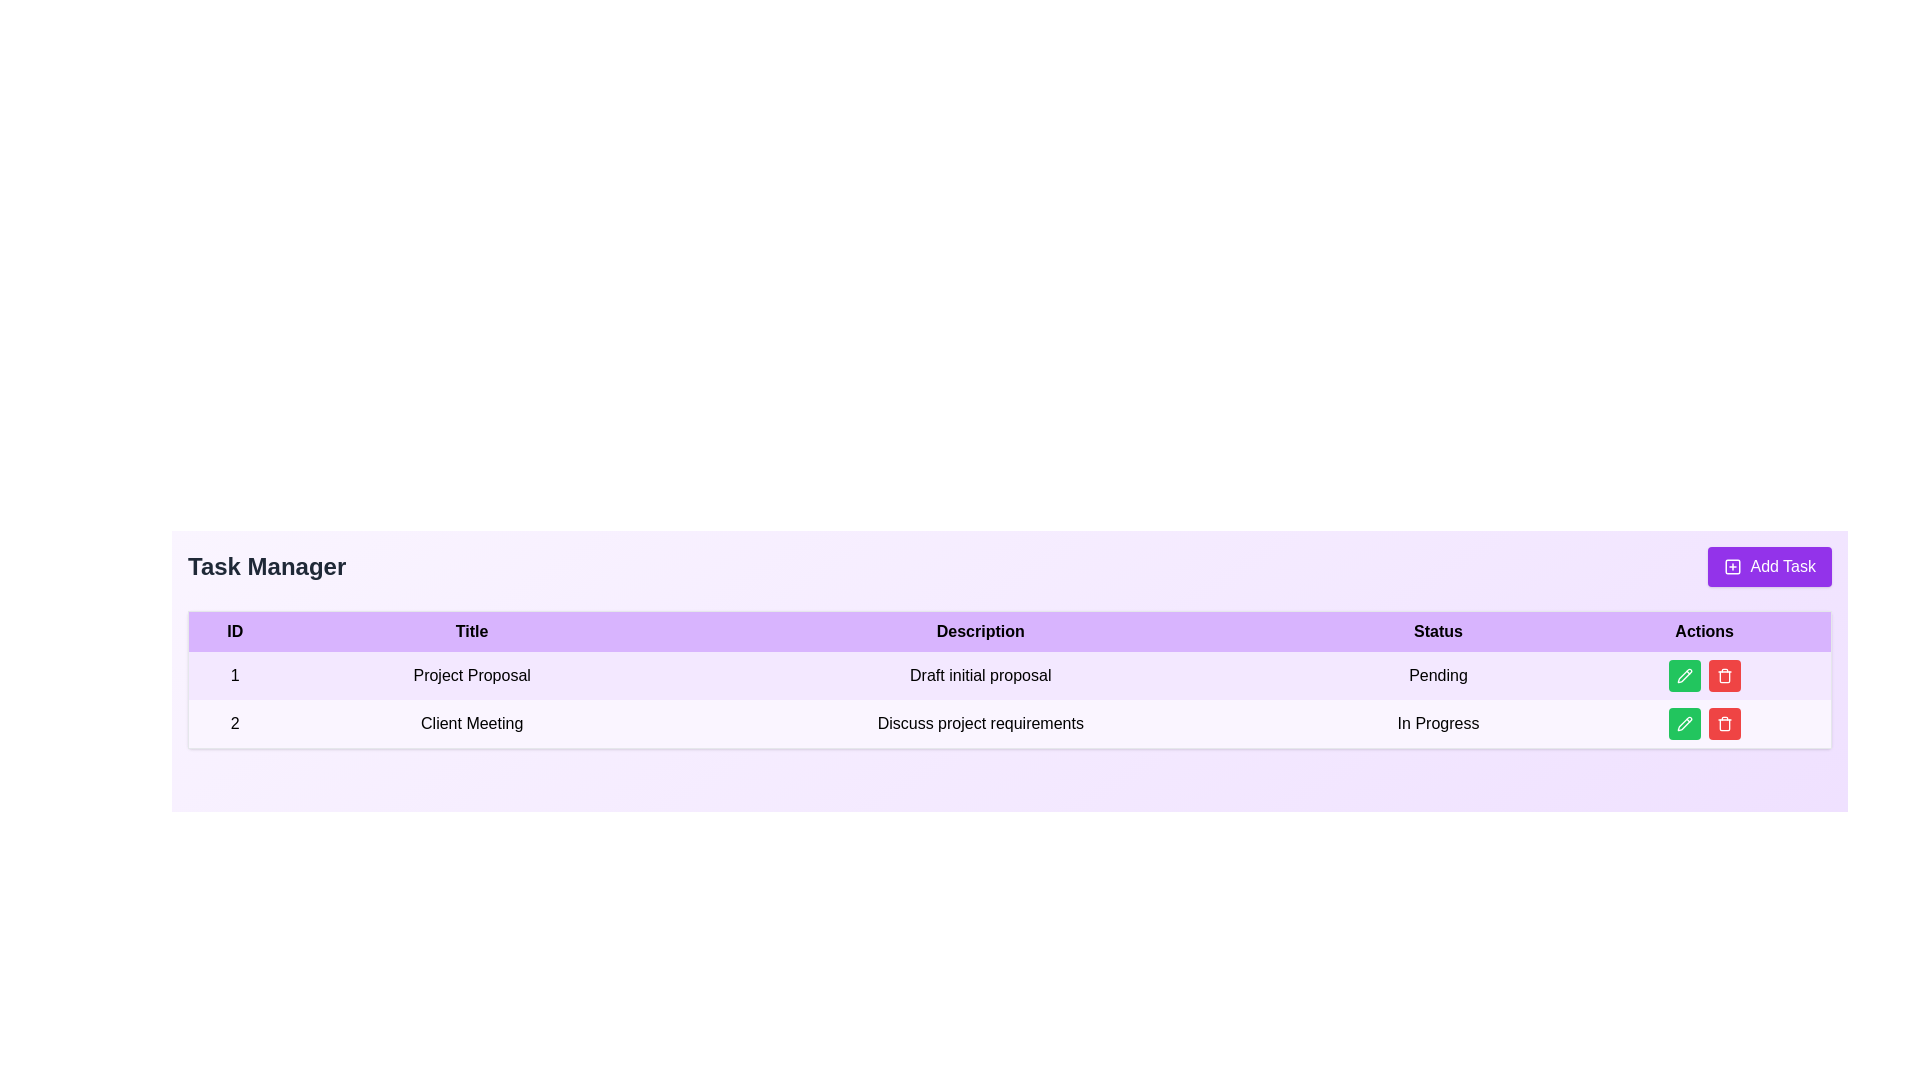  Describe the element at coordinates (1683, 724) in the screenshot. I see `the edit button located in the 'Actions' column of the second row in the task management interface` at that location.